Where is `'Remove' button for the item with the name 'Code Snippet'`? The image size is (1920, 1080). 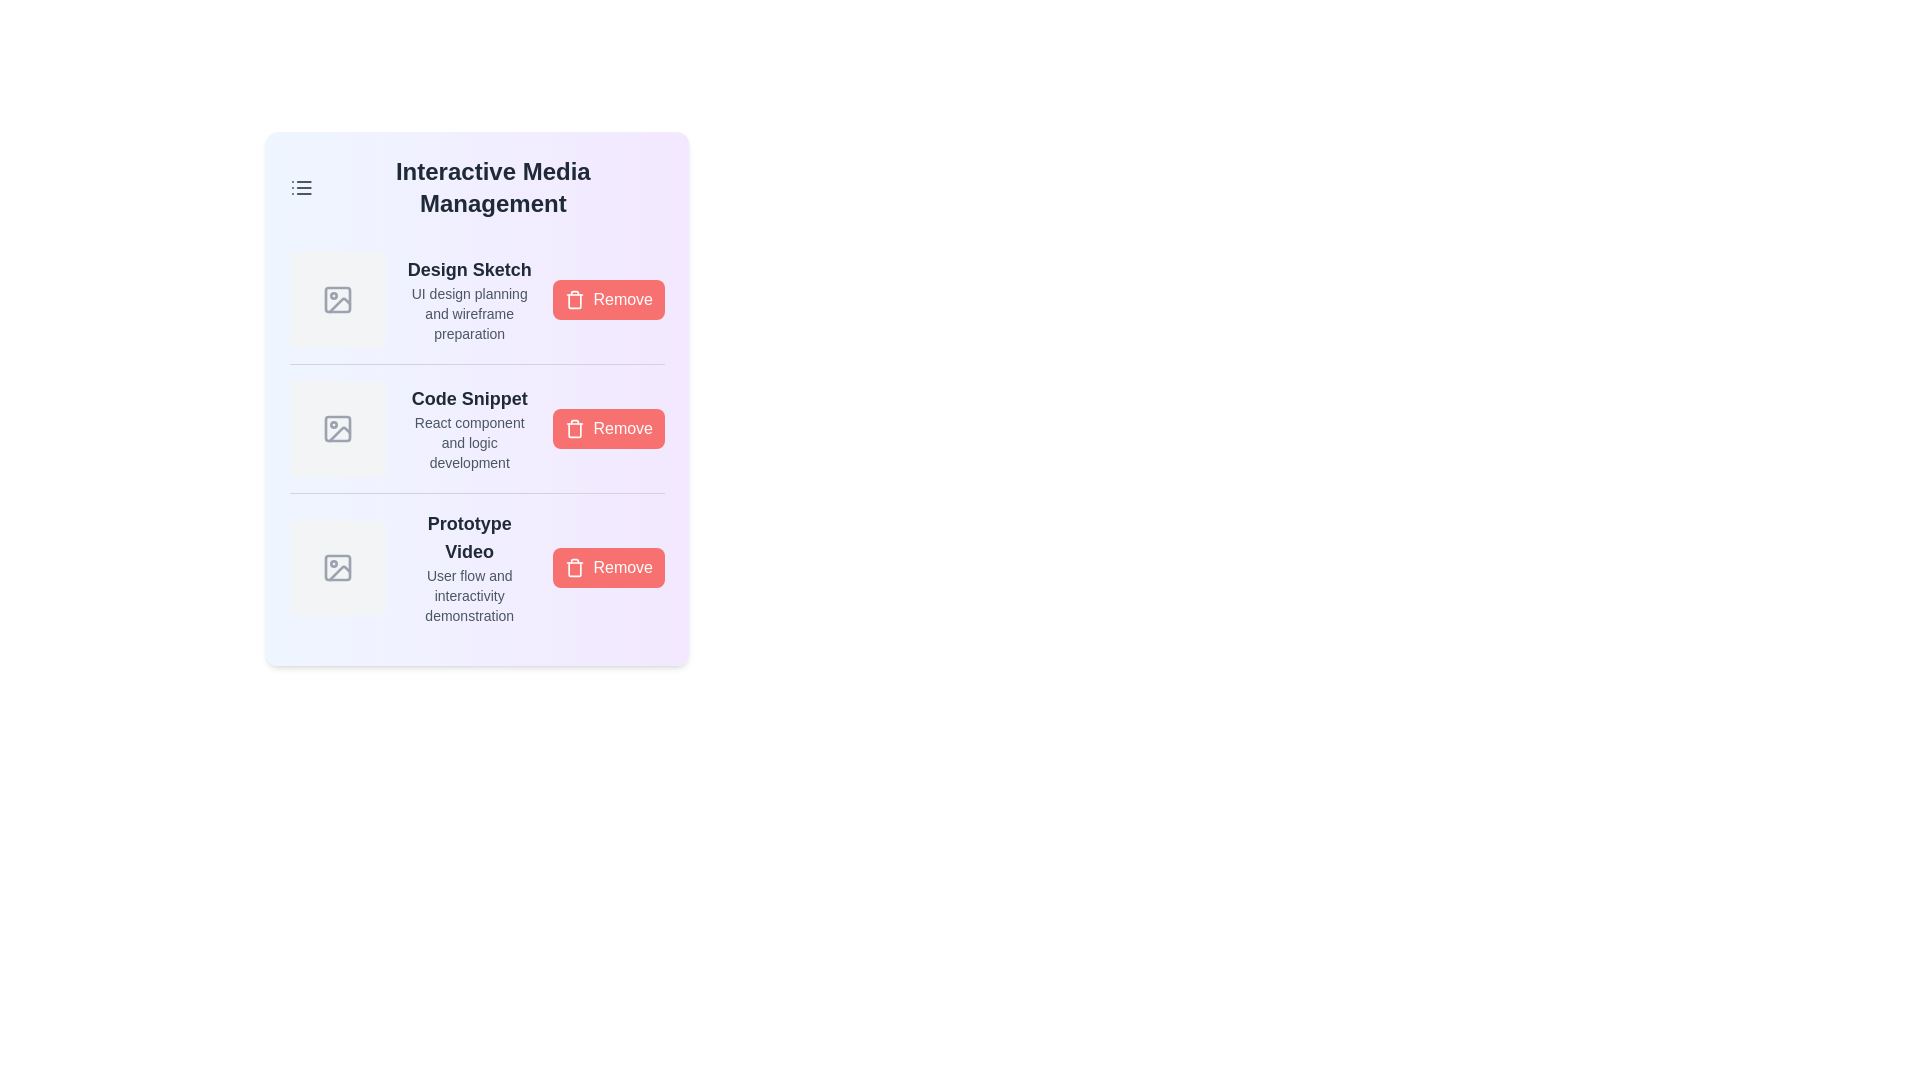 'Remove' button for the item with the name 'Code Snippet' is located at coordinates (608, 427).